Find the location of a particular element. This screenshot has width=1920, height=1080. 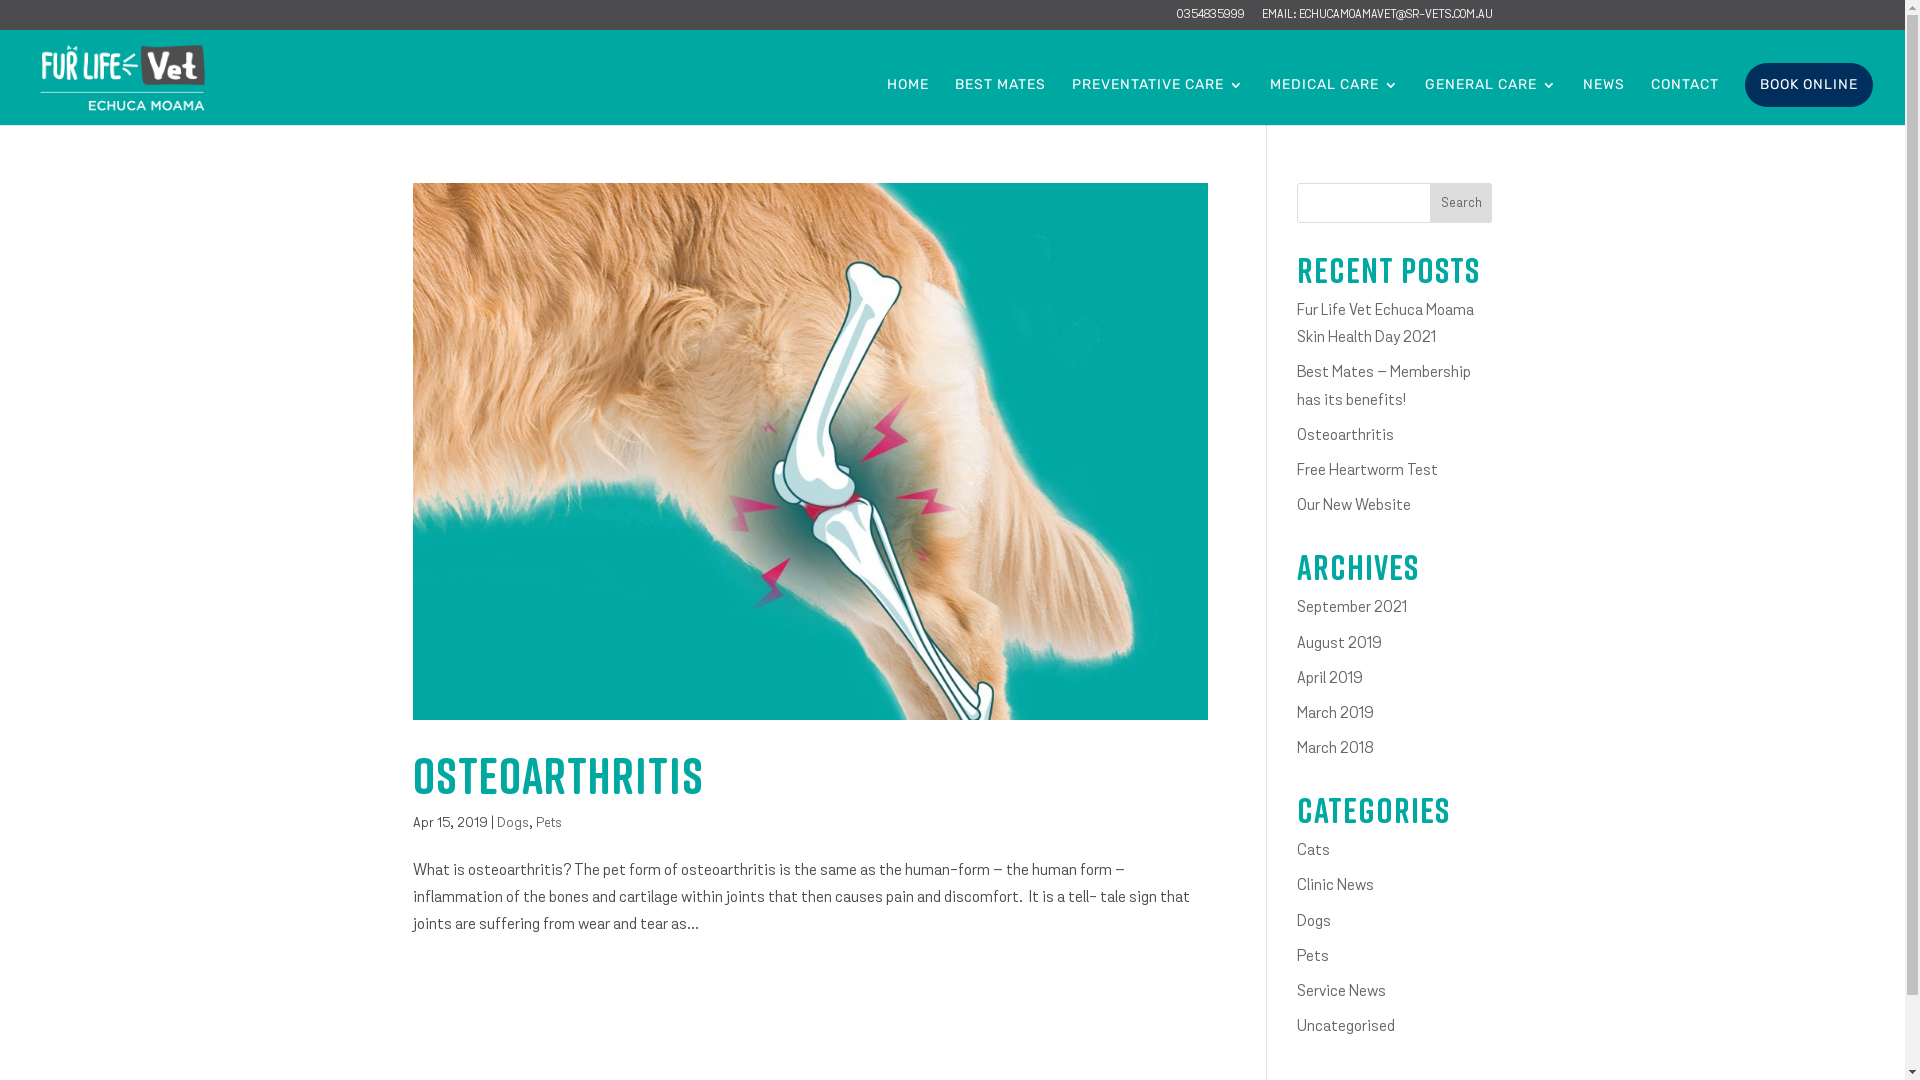

'Uncategorised' is located at coordinates (1345, 1026).